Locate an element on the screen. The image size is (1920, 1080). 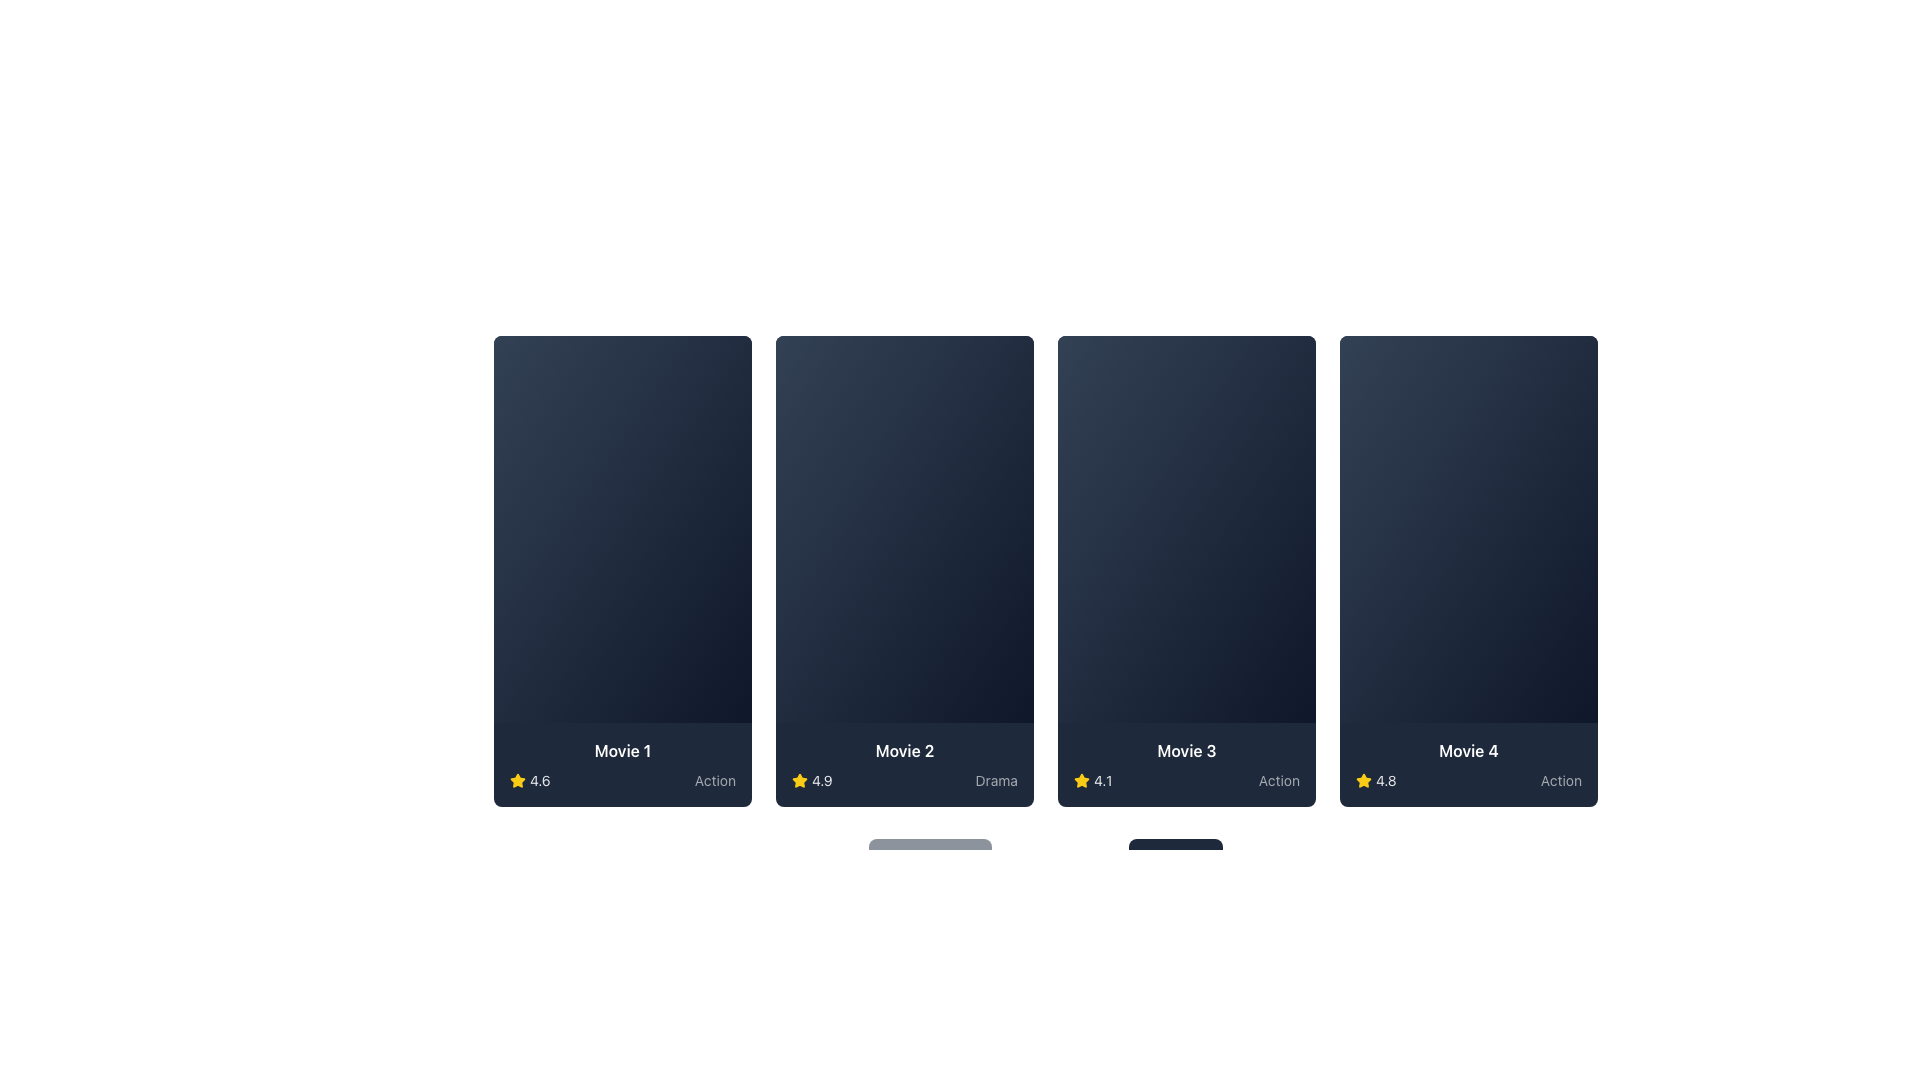
the leftward chevron icon, which is gray and located to the left of the 'Previous' text is located at coordinates (894, 858).